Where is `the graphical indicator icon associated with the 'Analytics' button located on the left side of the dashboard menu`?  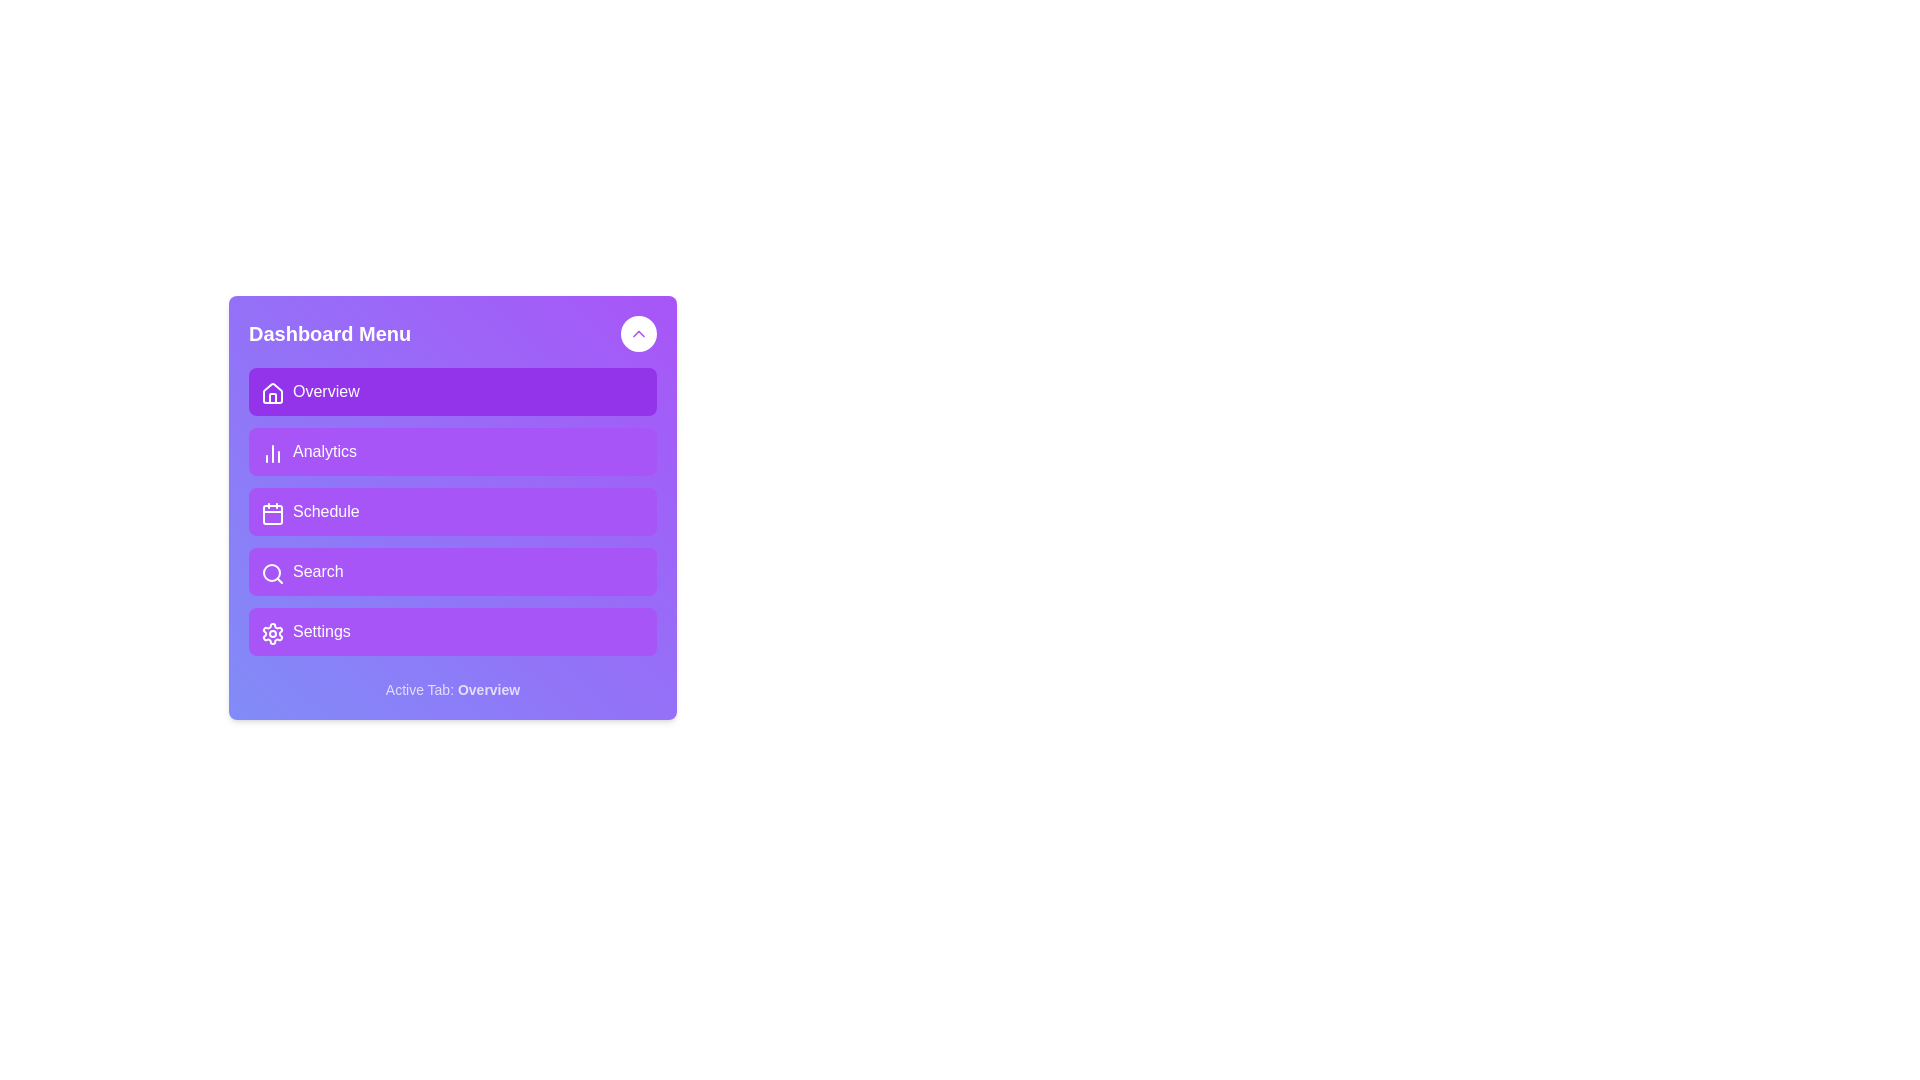
the graphical indicator icon associated with the 'Analytics' button located on the left side of the dashboard menu is located at coordinates (269, 451).